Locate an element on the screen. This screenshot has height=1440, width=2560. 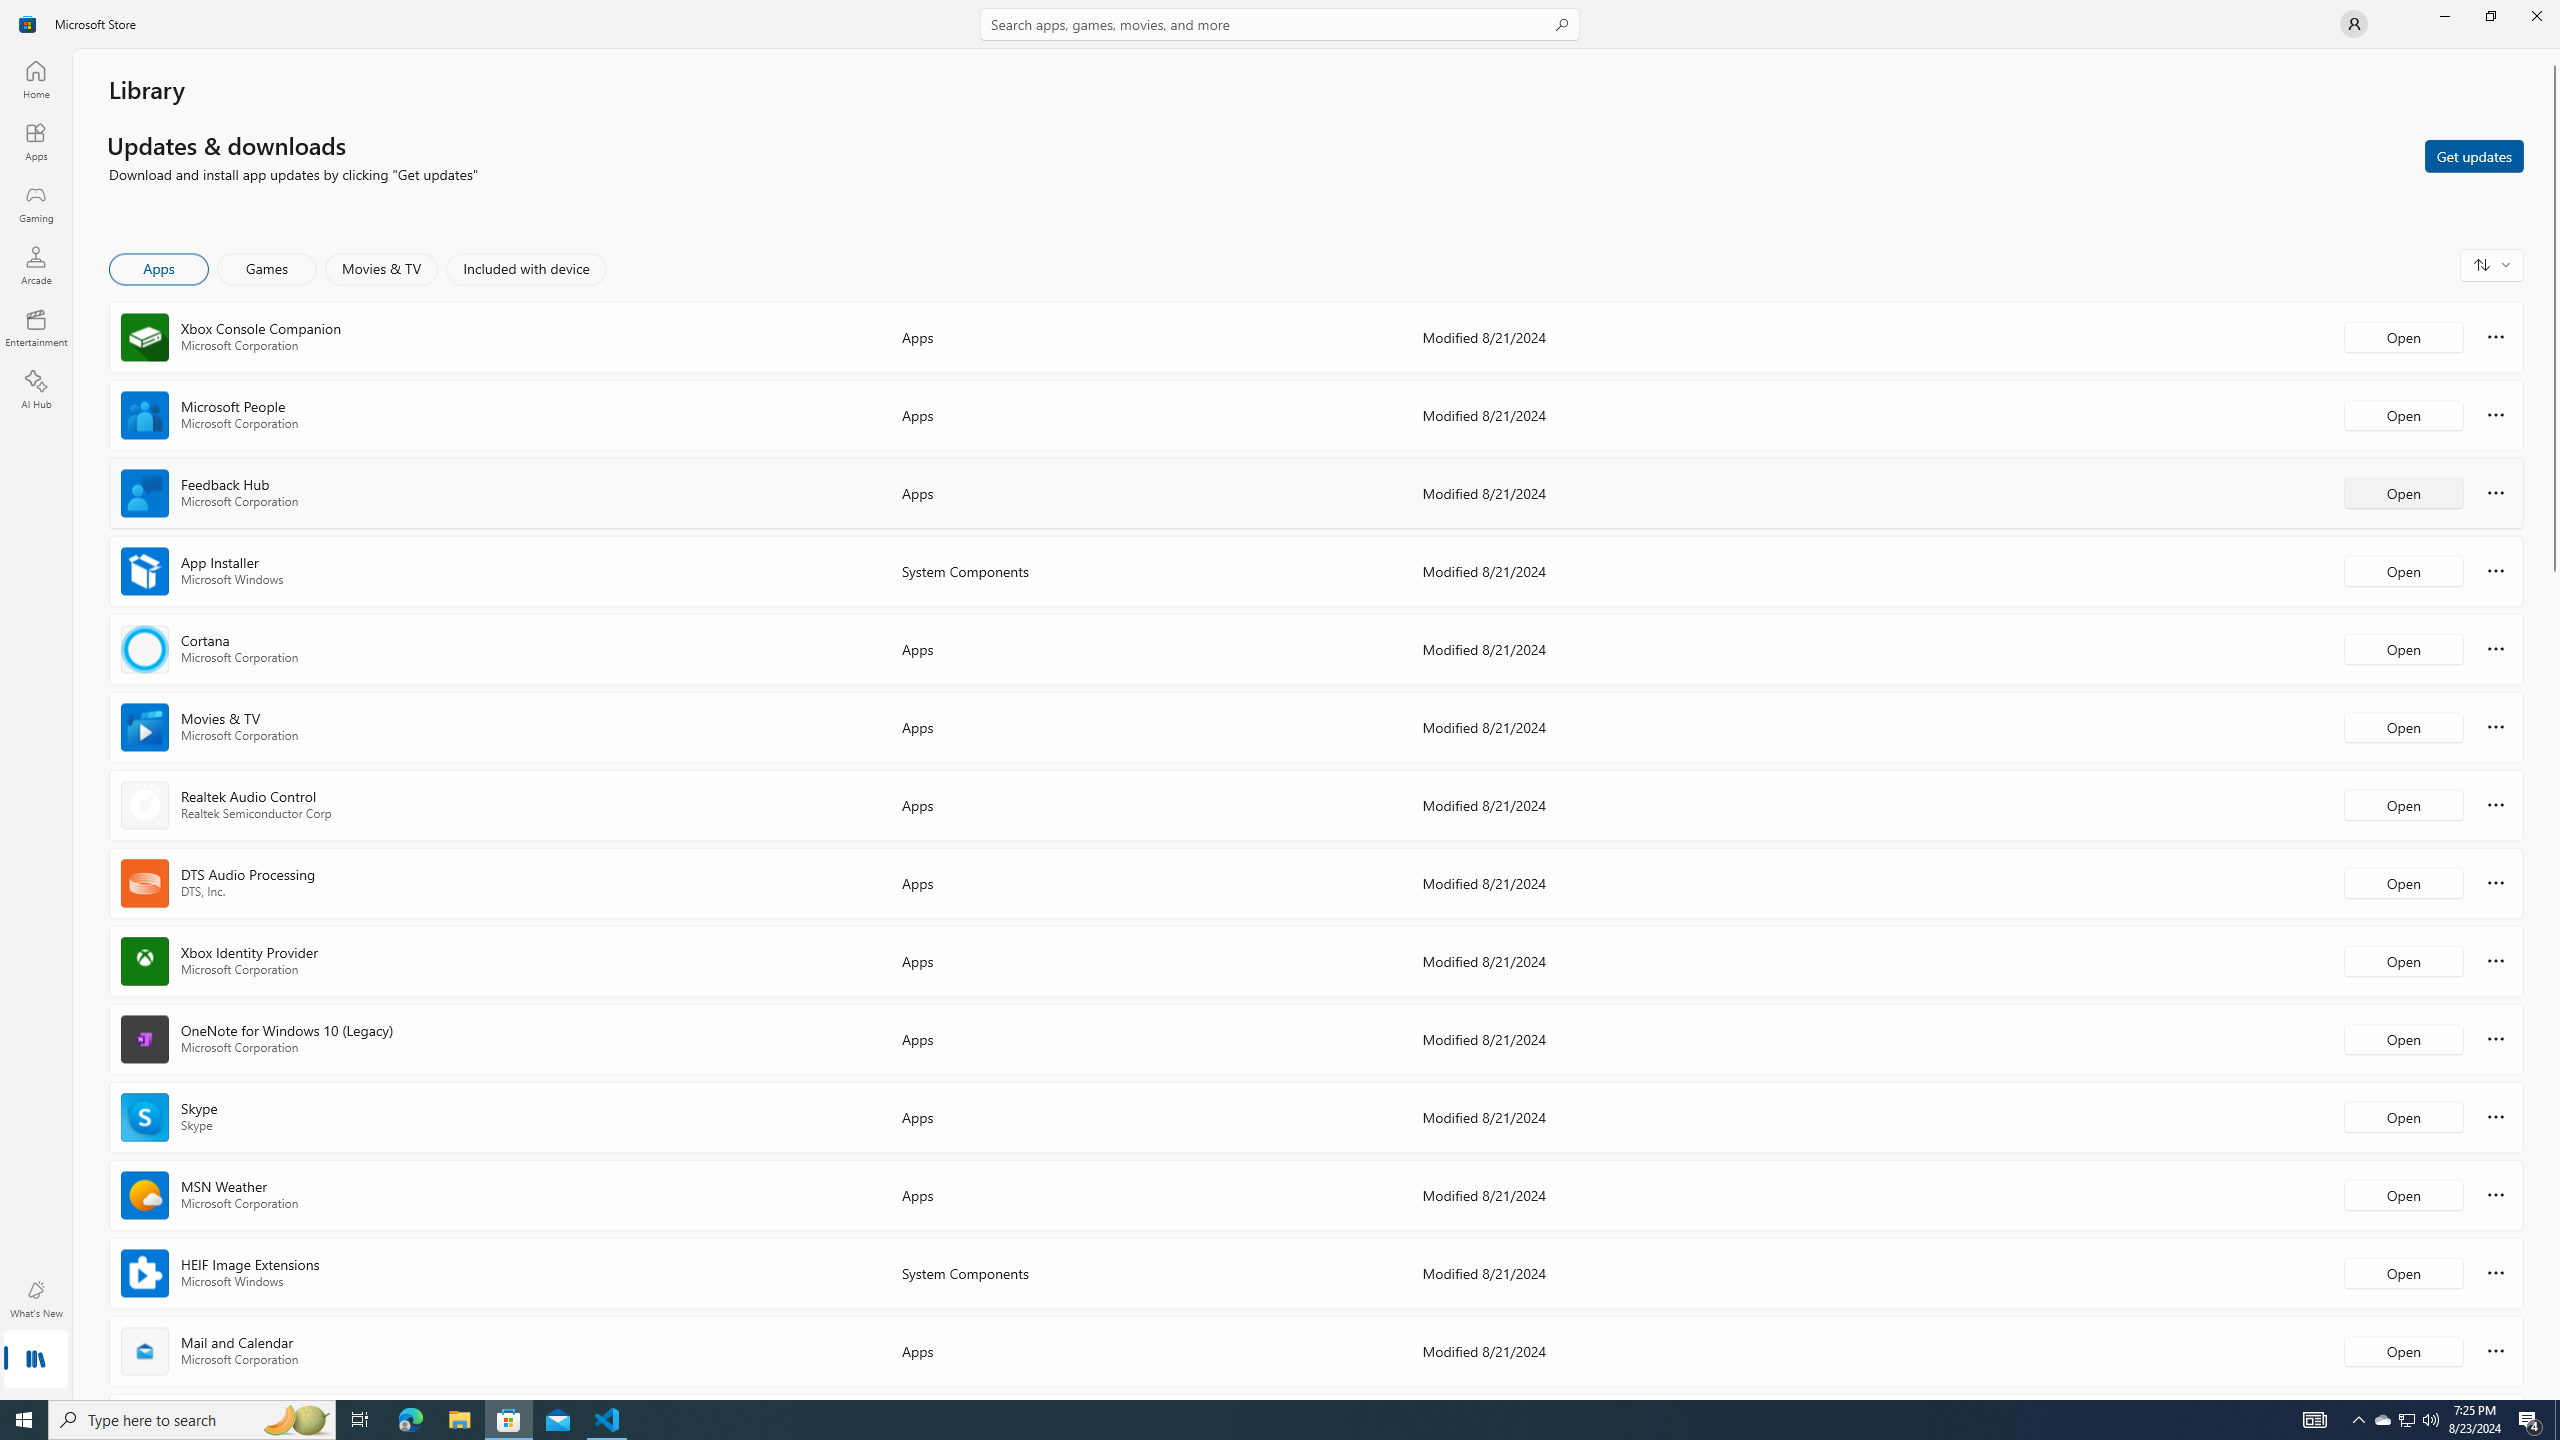
'Arcade' is located at coordinates (34, 264).